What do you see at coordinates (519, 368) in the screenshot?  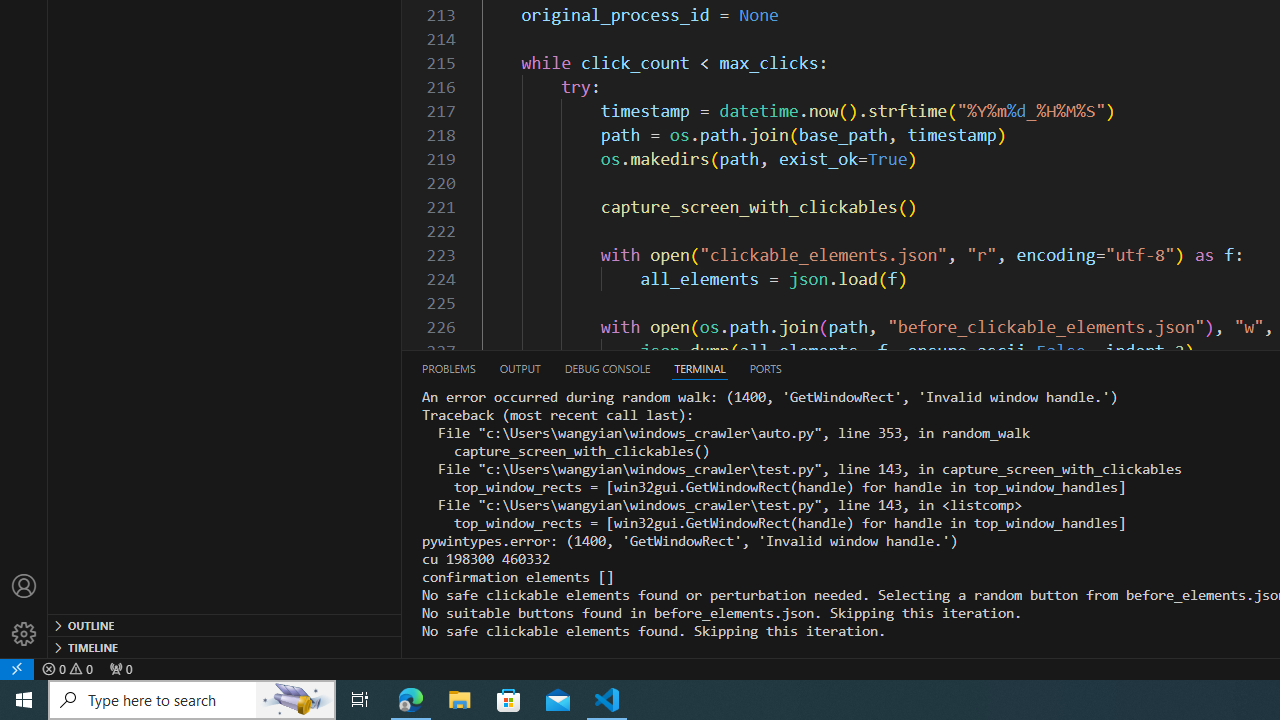 I see `'Output (Ctrl+Shift+U)'` at bounding box center [519, 368].